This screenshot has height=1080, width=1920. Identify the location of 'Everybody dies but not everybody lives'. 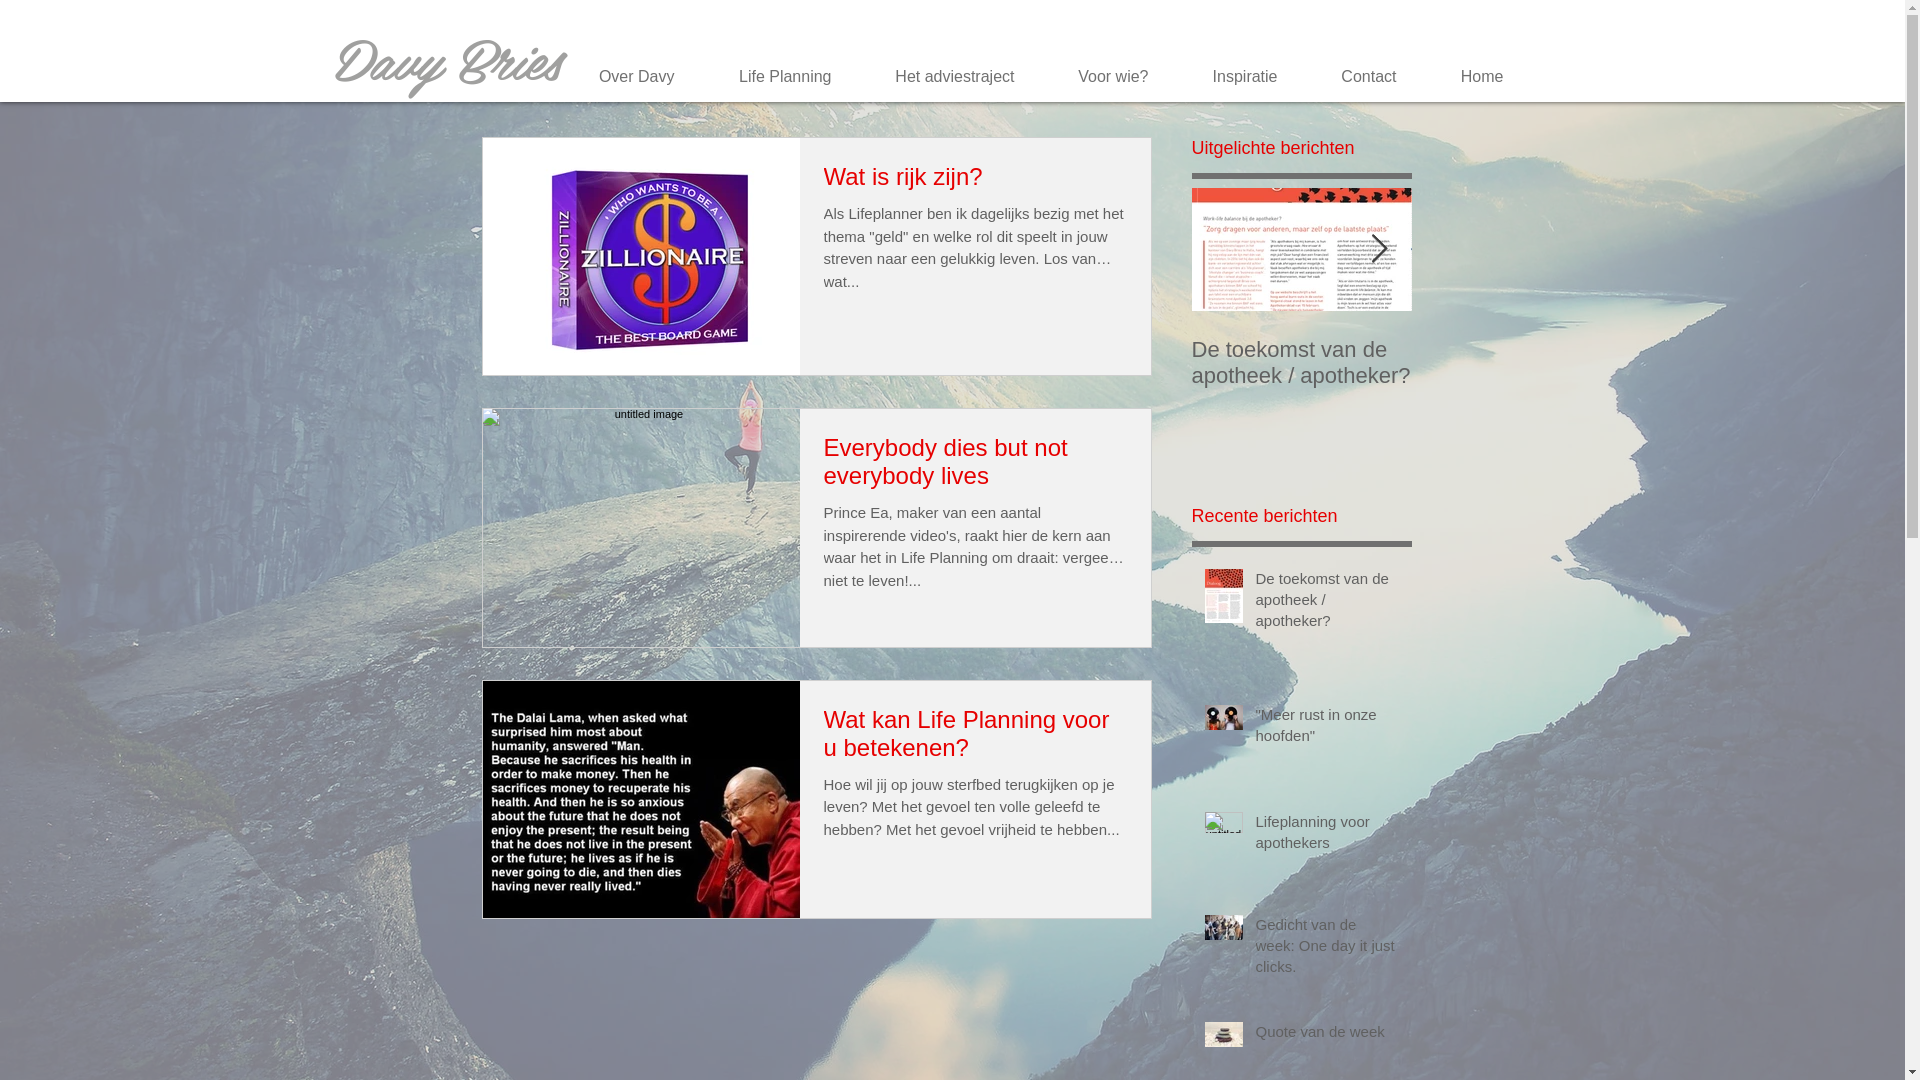
(824, 467).